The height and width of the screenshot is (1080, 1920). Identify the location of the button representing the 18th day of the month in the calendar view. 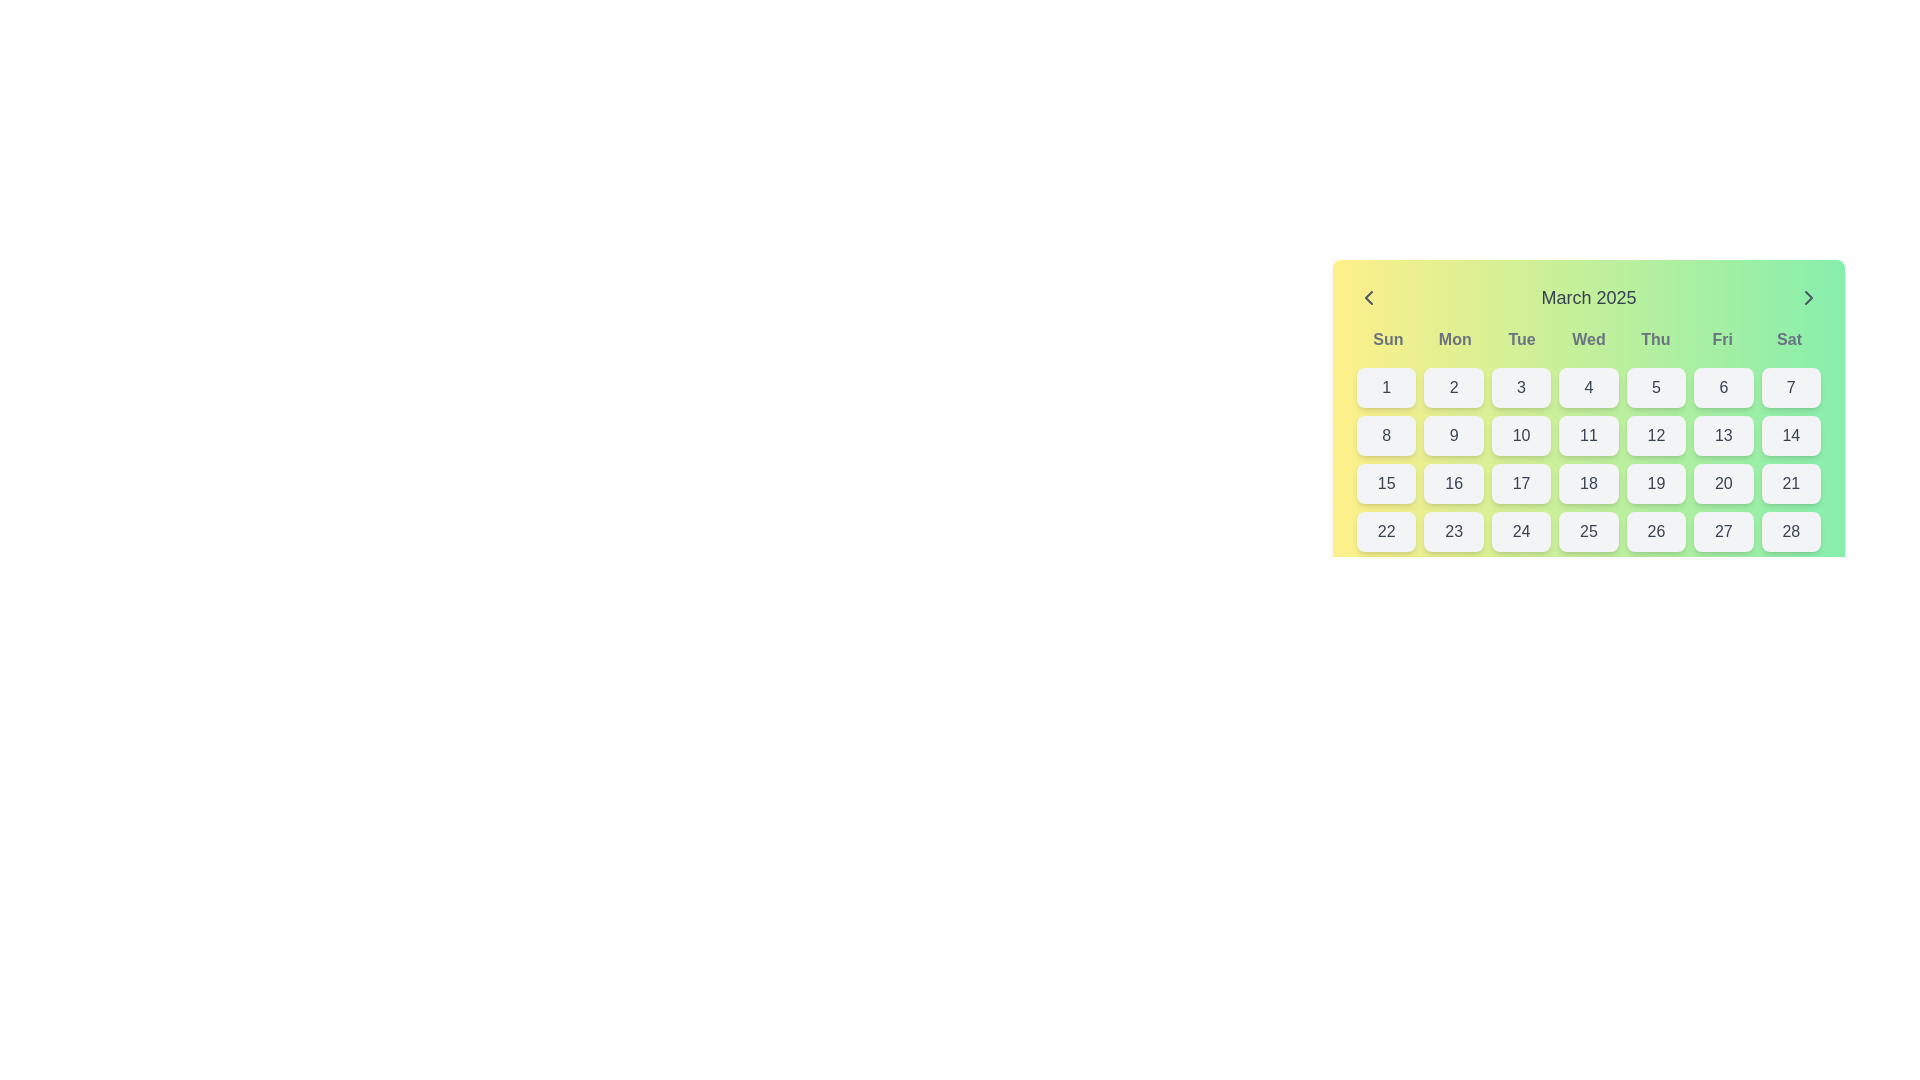
(1587, 483).